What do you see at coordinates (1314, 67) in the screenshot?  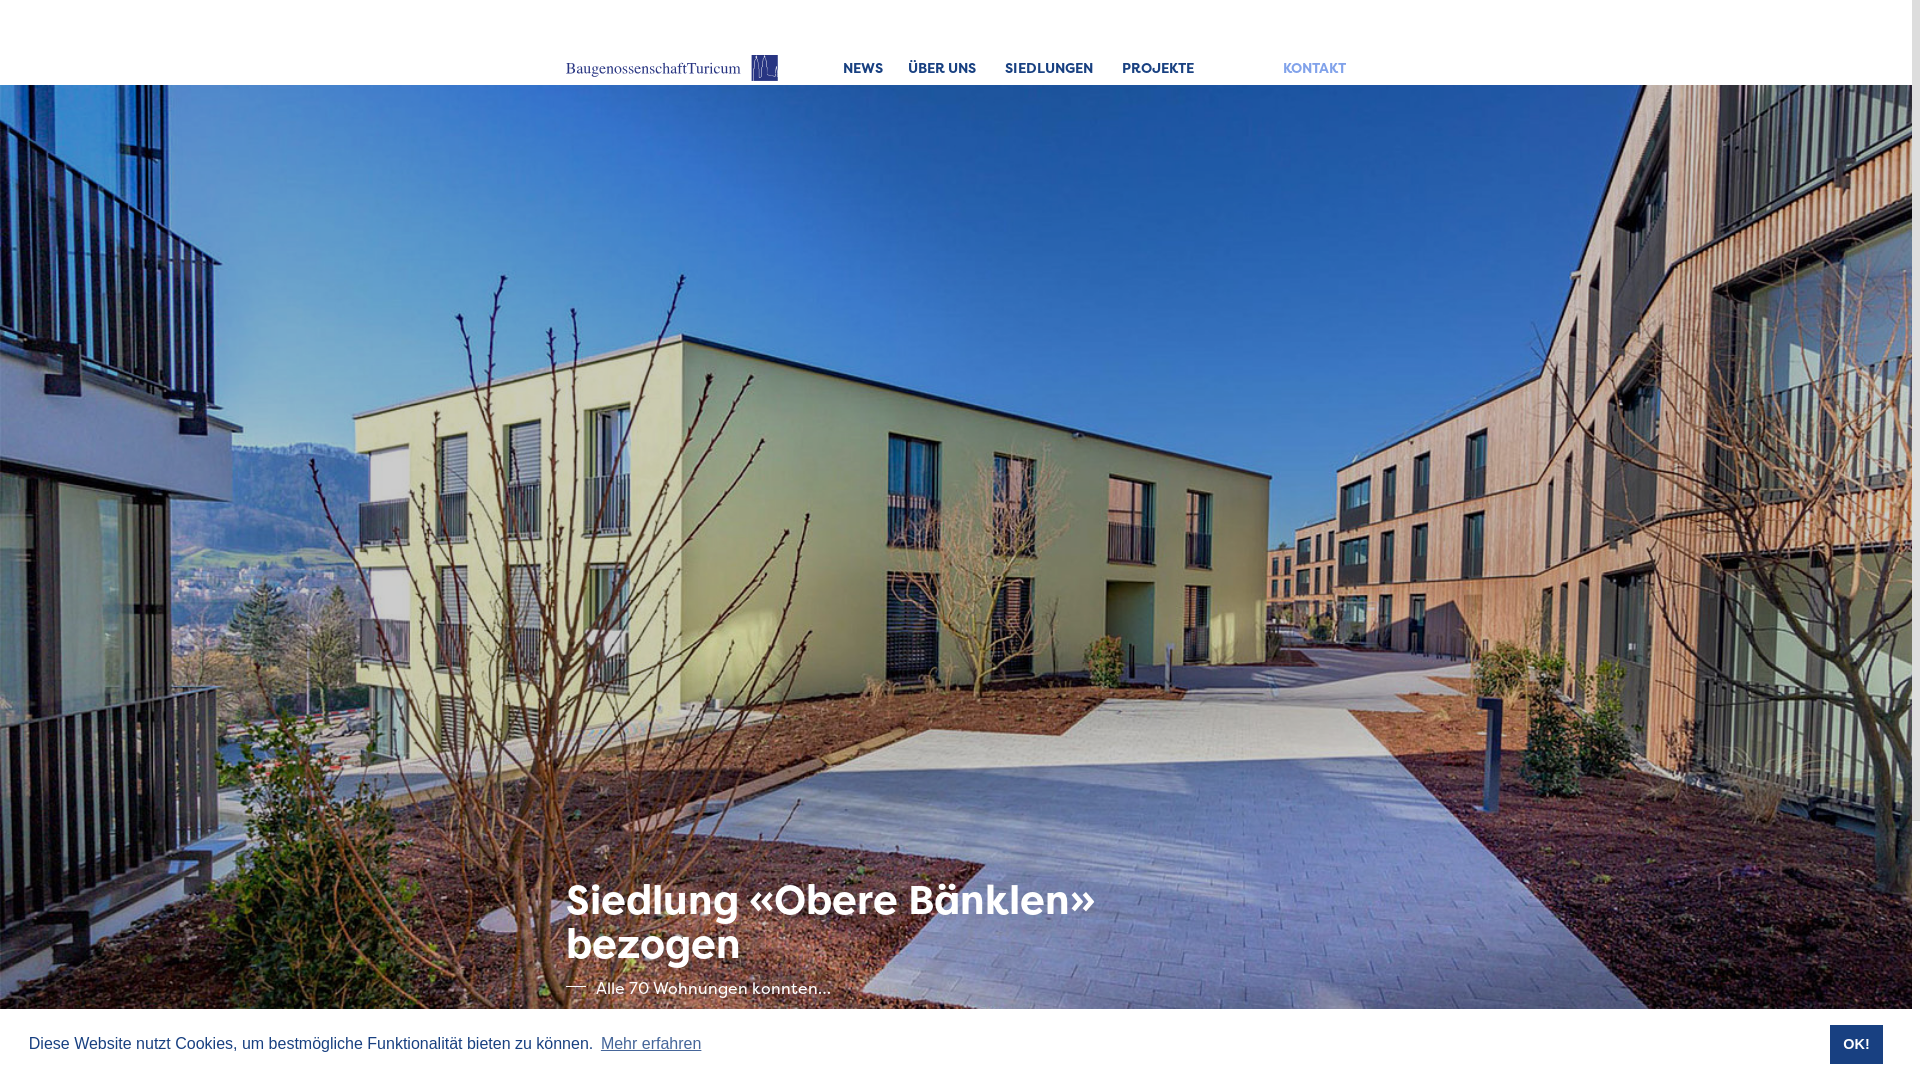 I see `'KONTAKT'` at bounding box center [1314, 67].